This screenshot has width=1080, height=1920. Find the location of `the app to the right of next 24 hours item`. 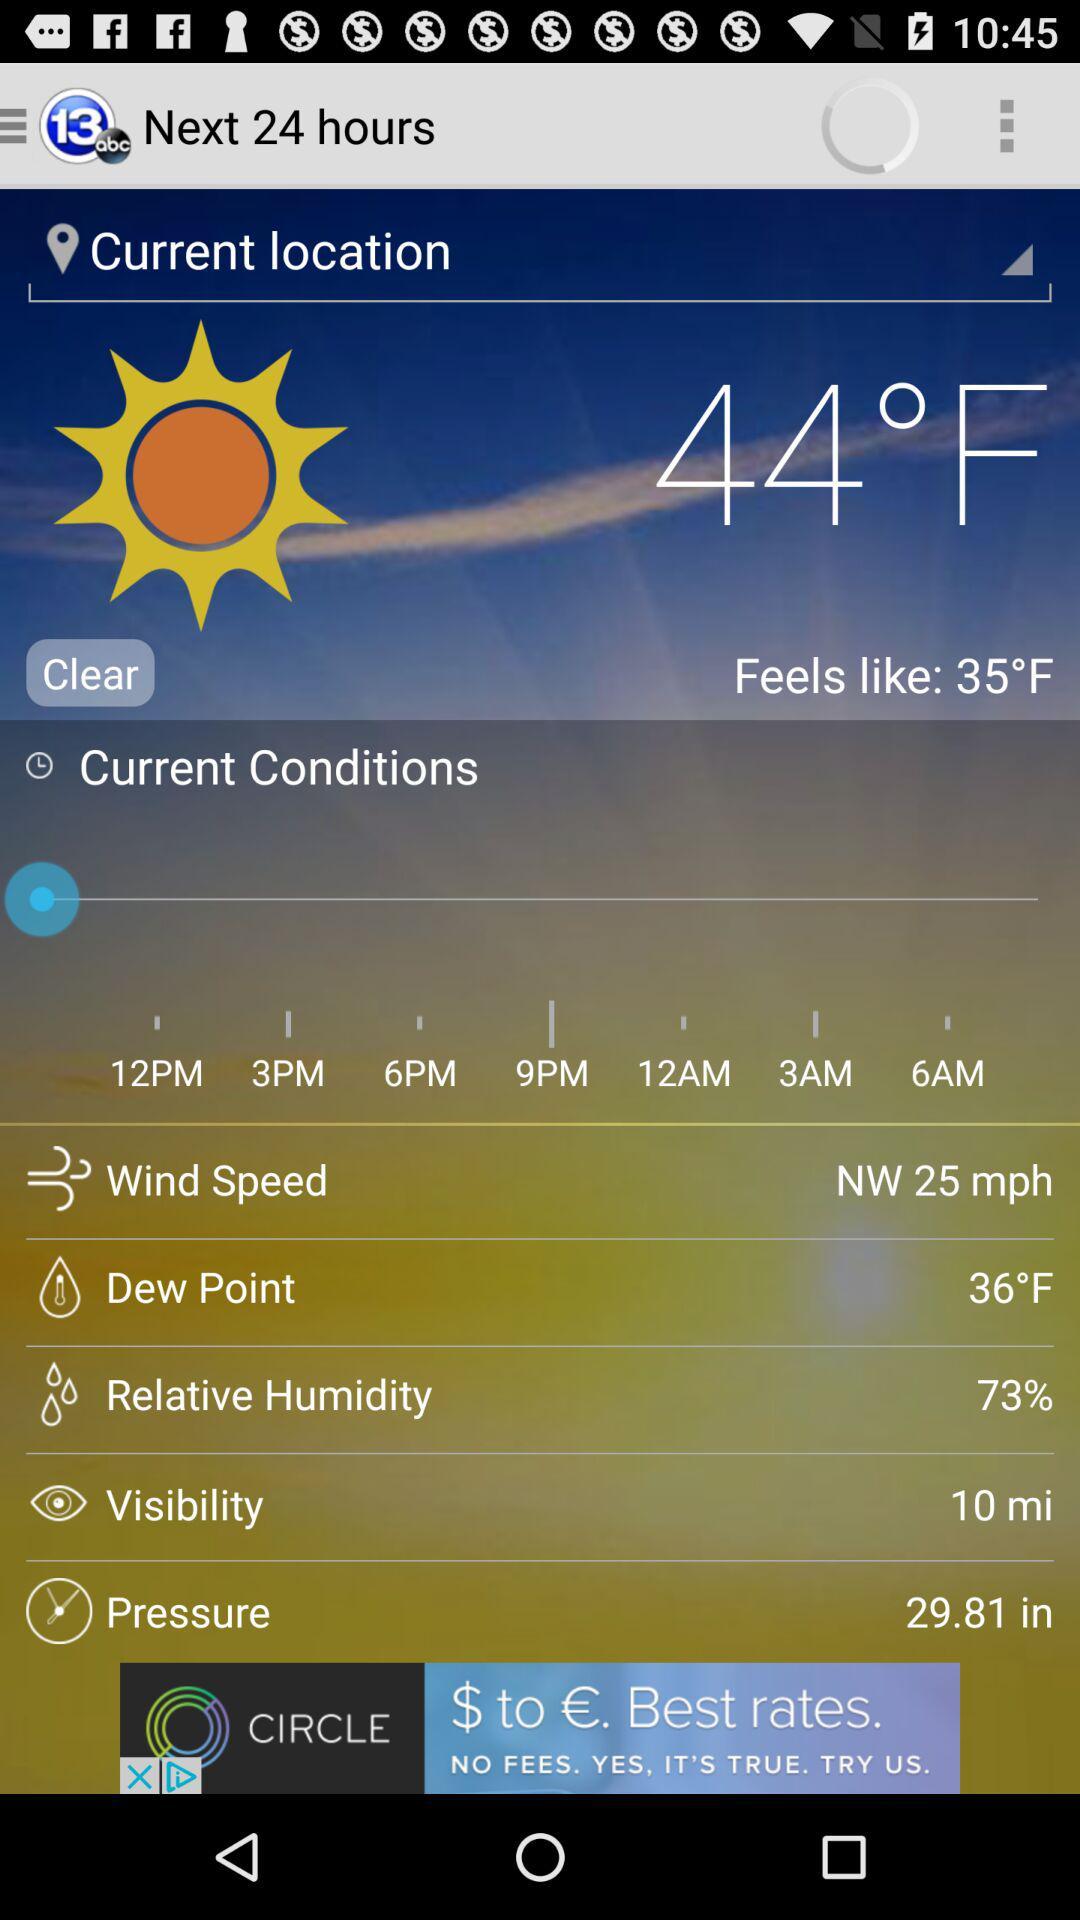

the app to the right of next 24 hours item is located at coordinates (1006, 124).